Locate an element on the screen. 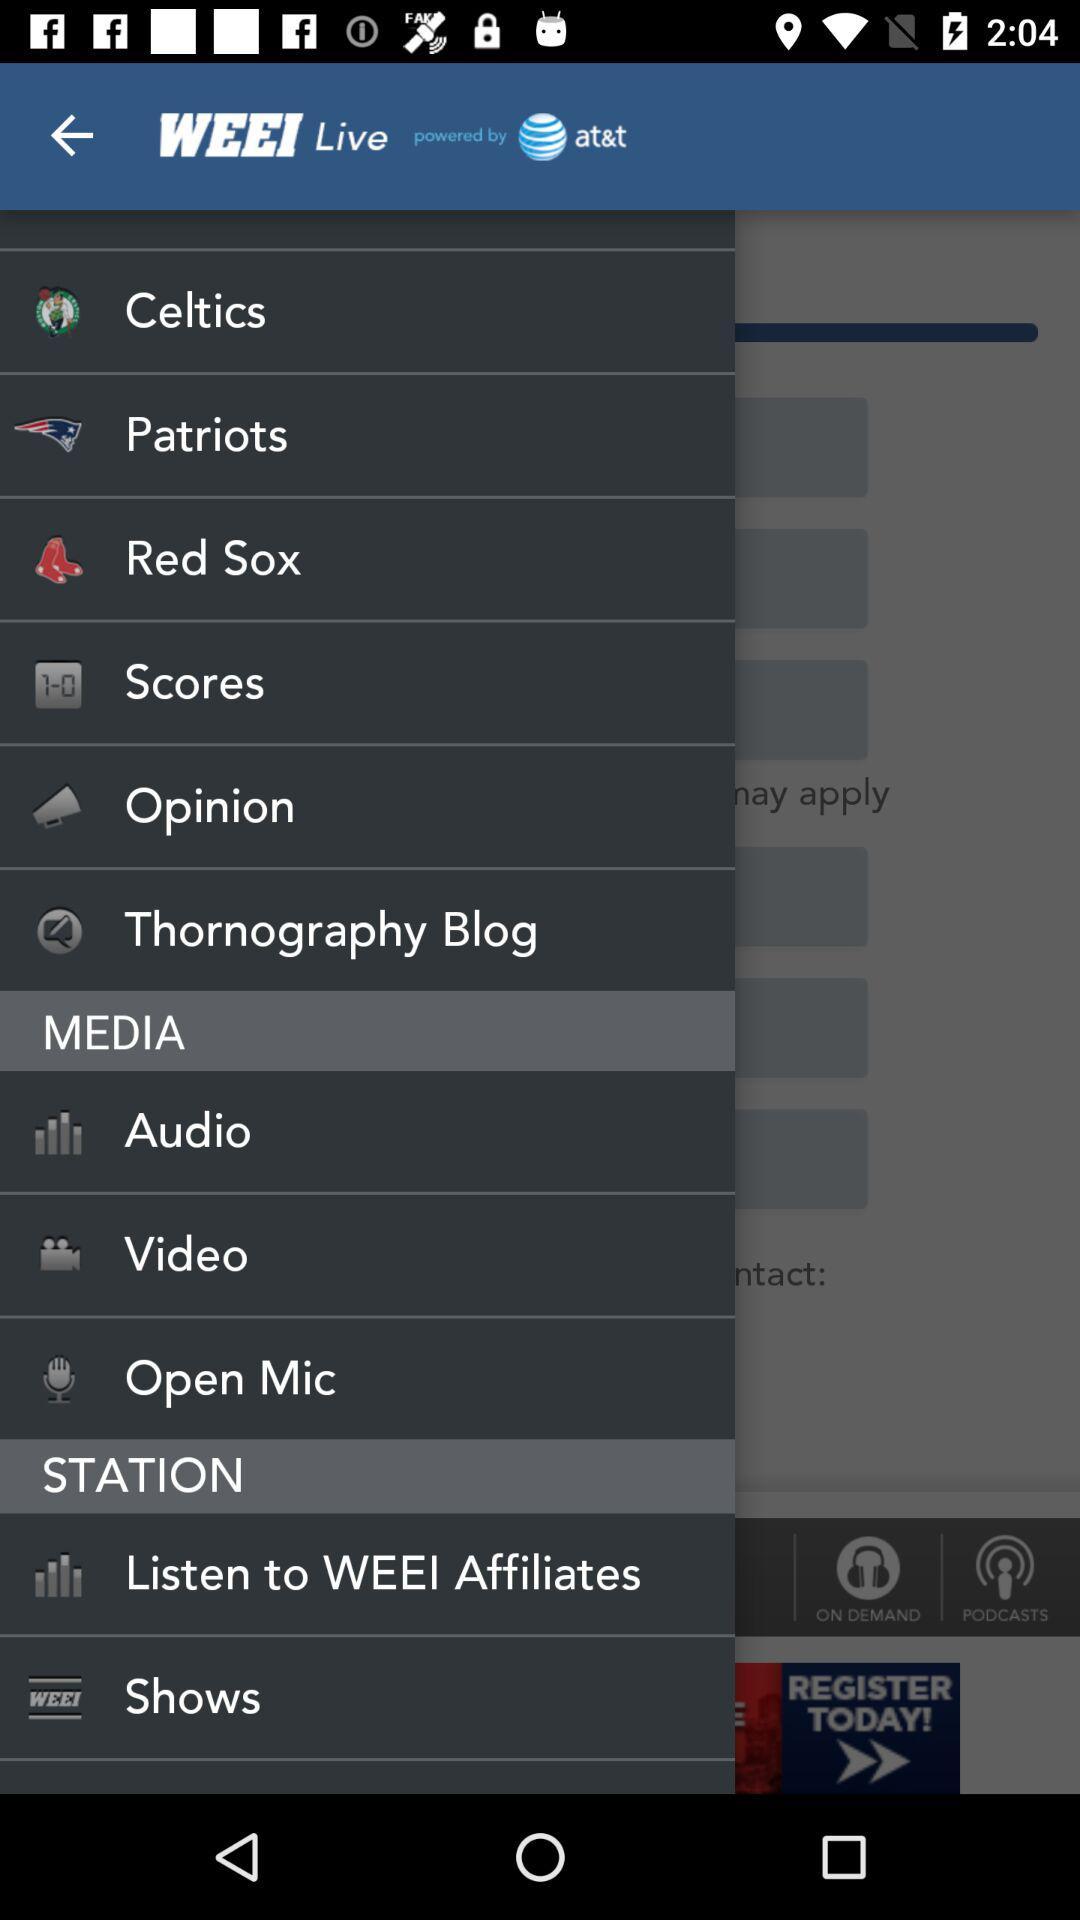 The height and width of the screenshot is (1920, 1080). the gift icon is located at coordinates (54, 1576).